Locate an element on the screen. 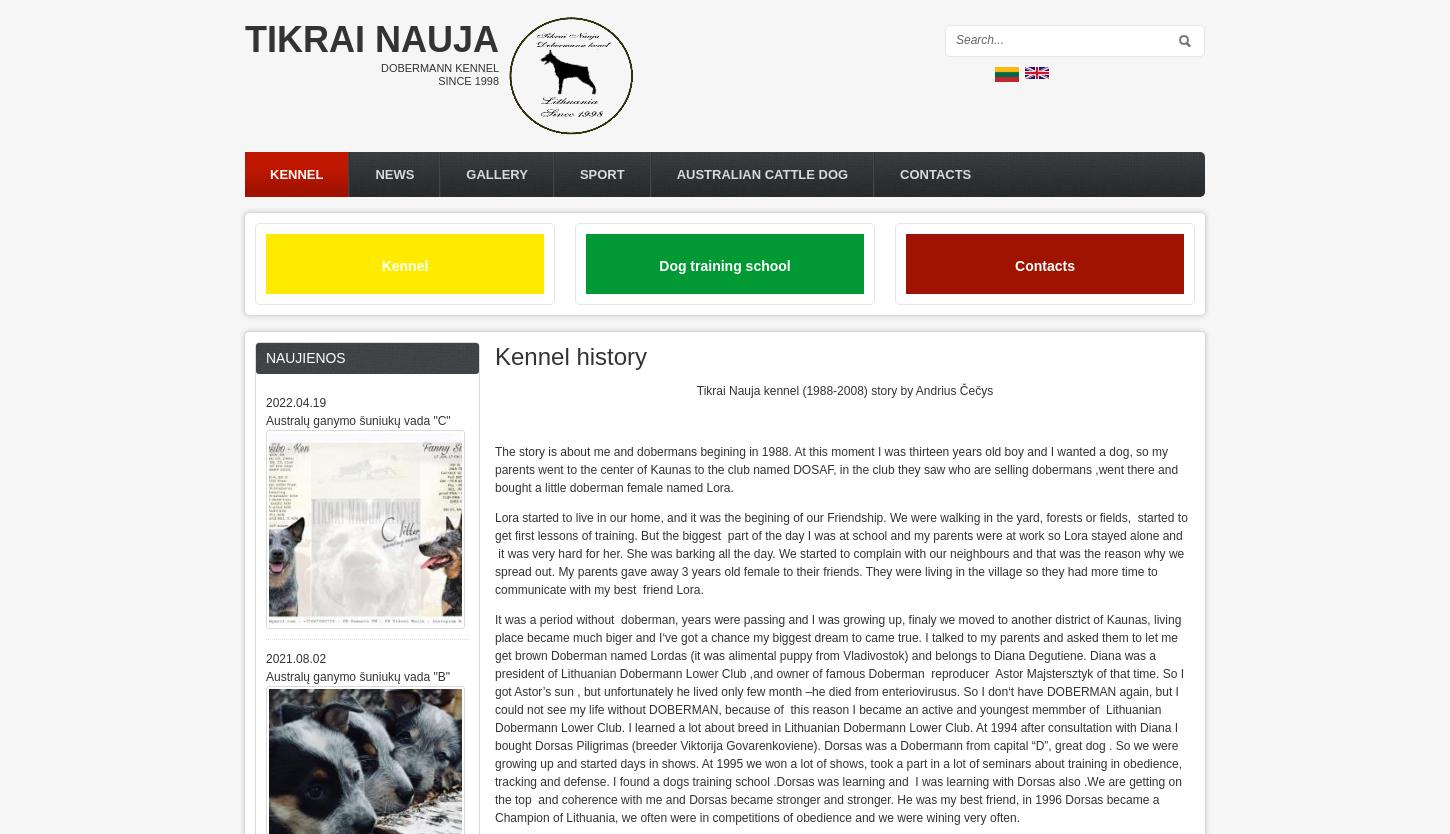 The image size is (1450, 834). 'Dobermann kennel' is located at coordinates (438, 67).